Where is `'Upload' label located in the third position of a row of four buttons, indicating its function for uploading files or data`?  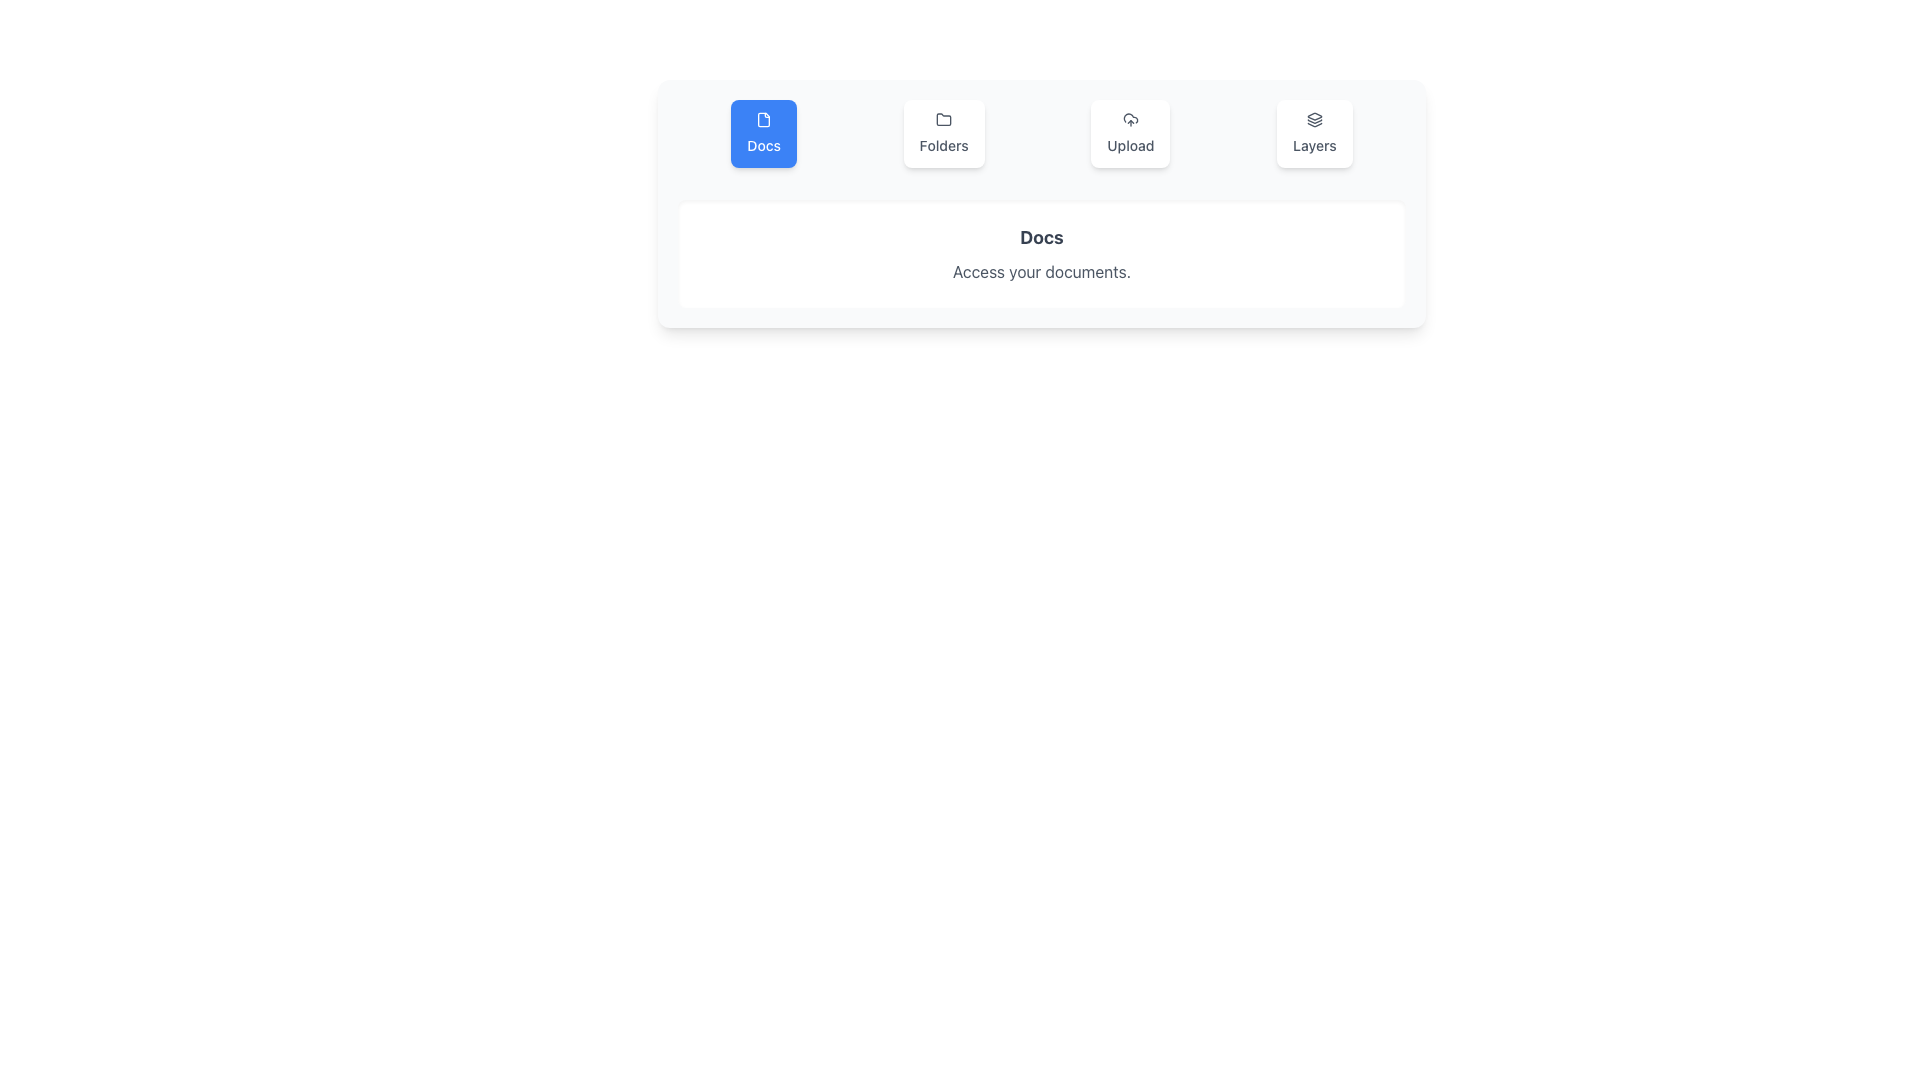 'Upload' label located in the third position of a row of four buttons, indicating its function for uploading files or data is located at coordinates (1130, 145).